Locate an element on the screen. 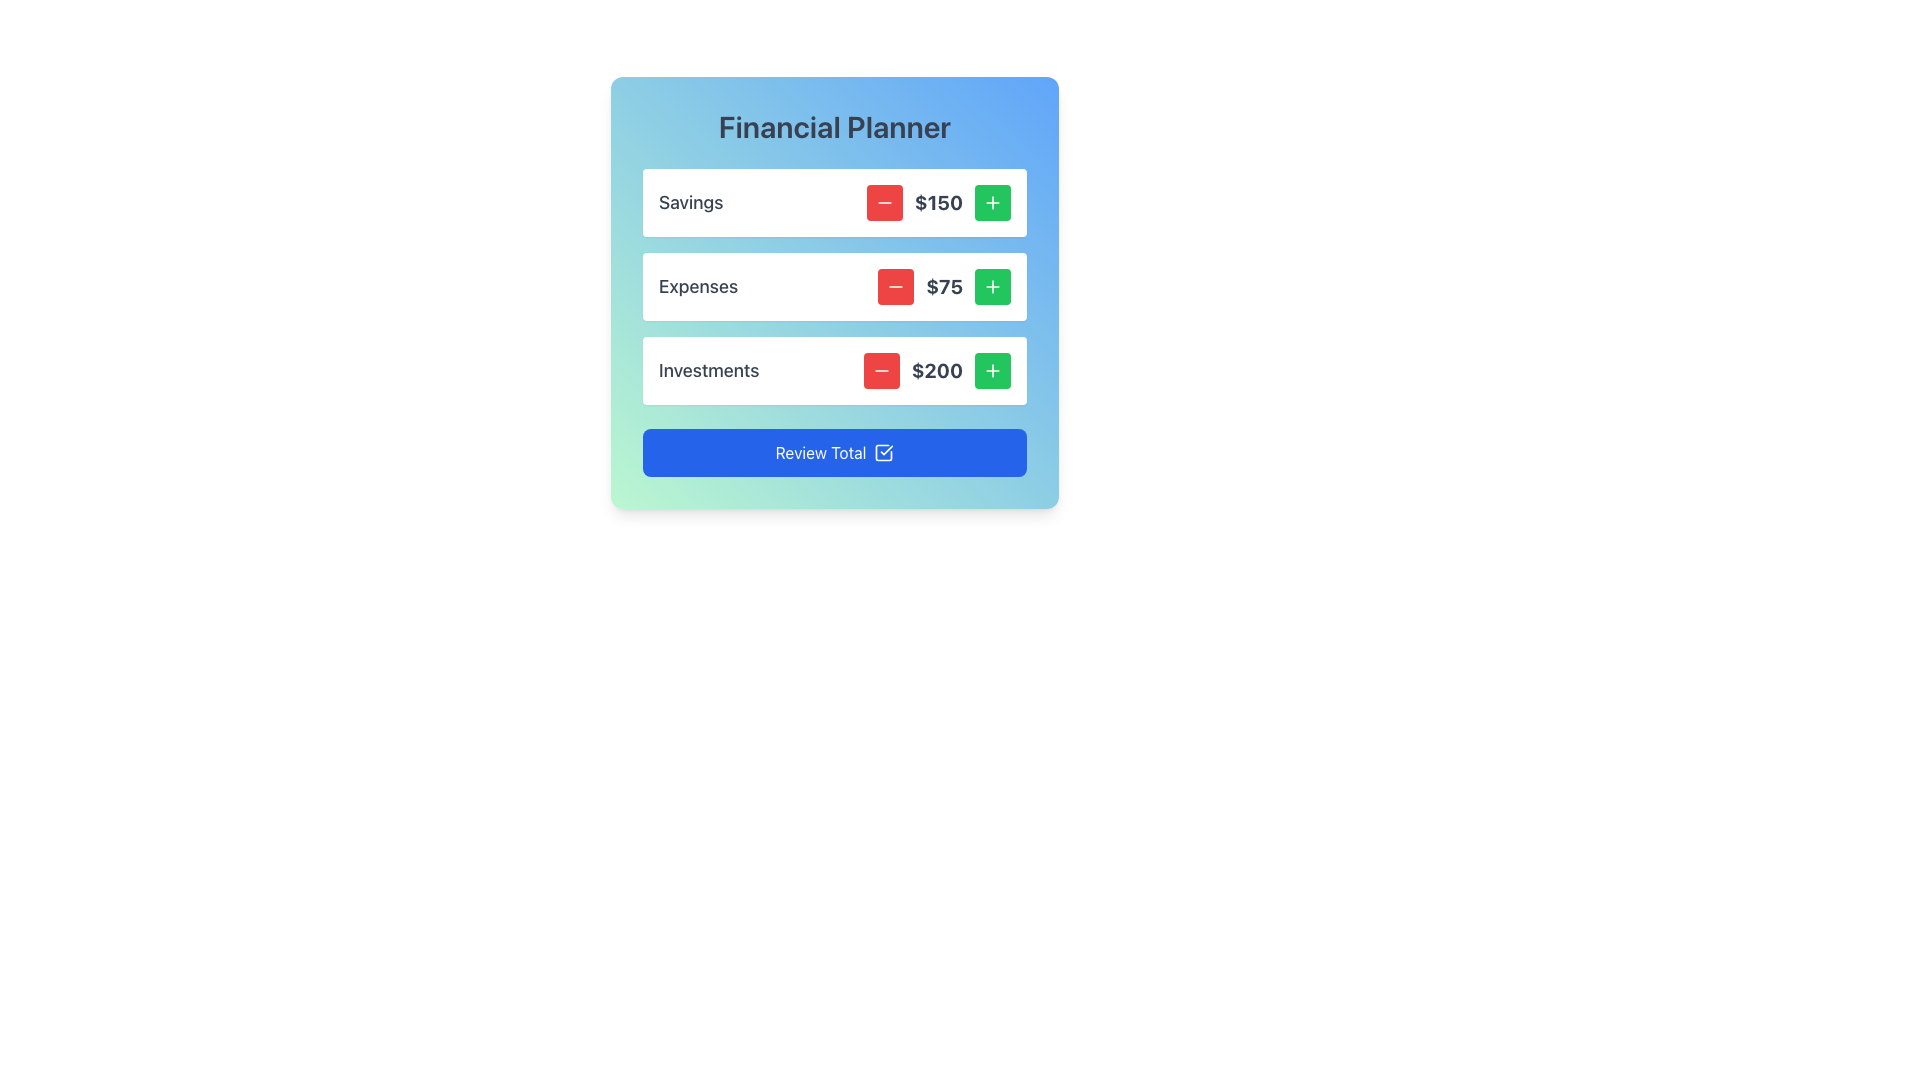 The image size is (1920, 1080). the icon button with a minus symbol, which is a small square button with a red background located to the left of the value '$75' in the 'Expenses' section, to decrement the value is located at coordinates (895, 286).